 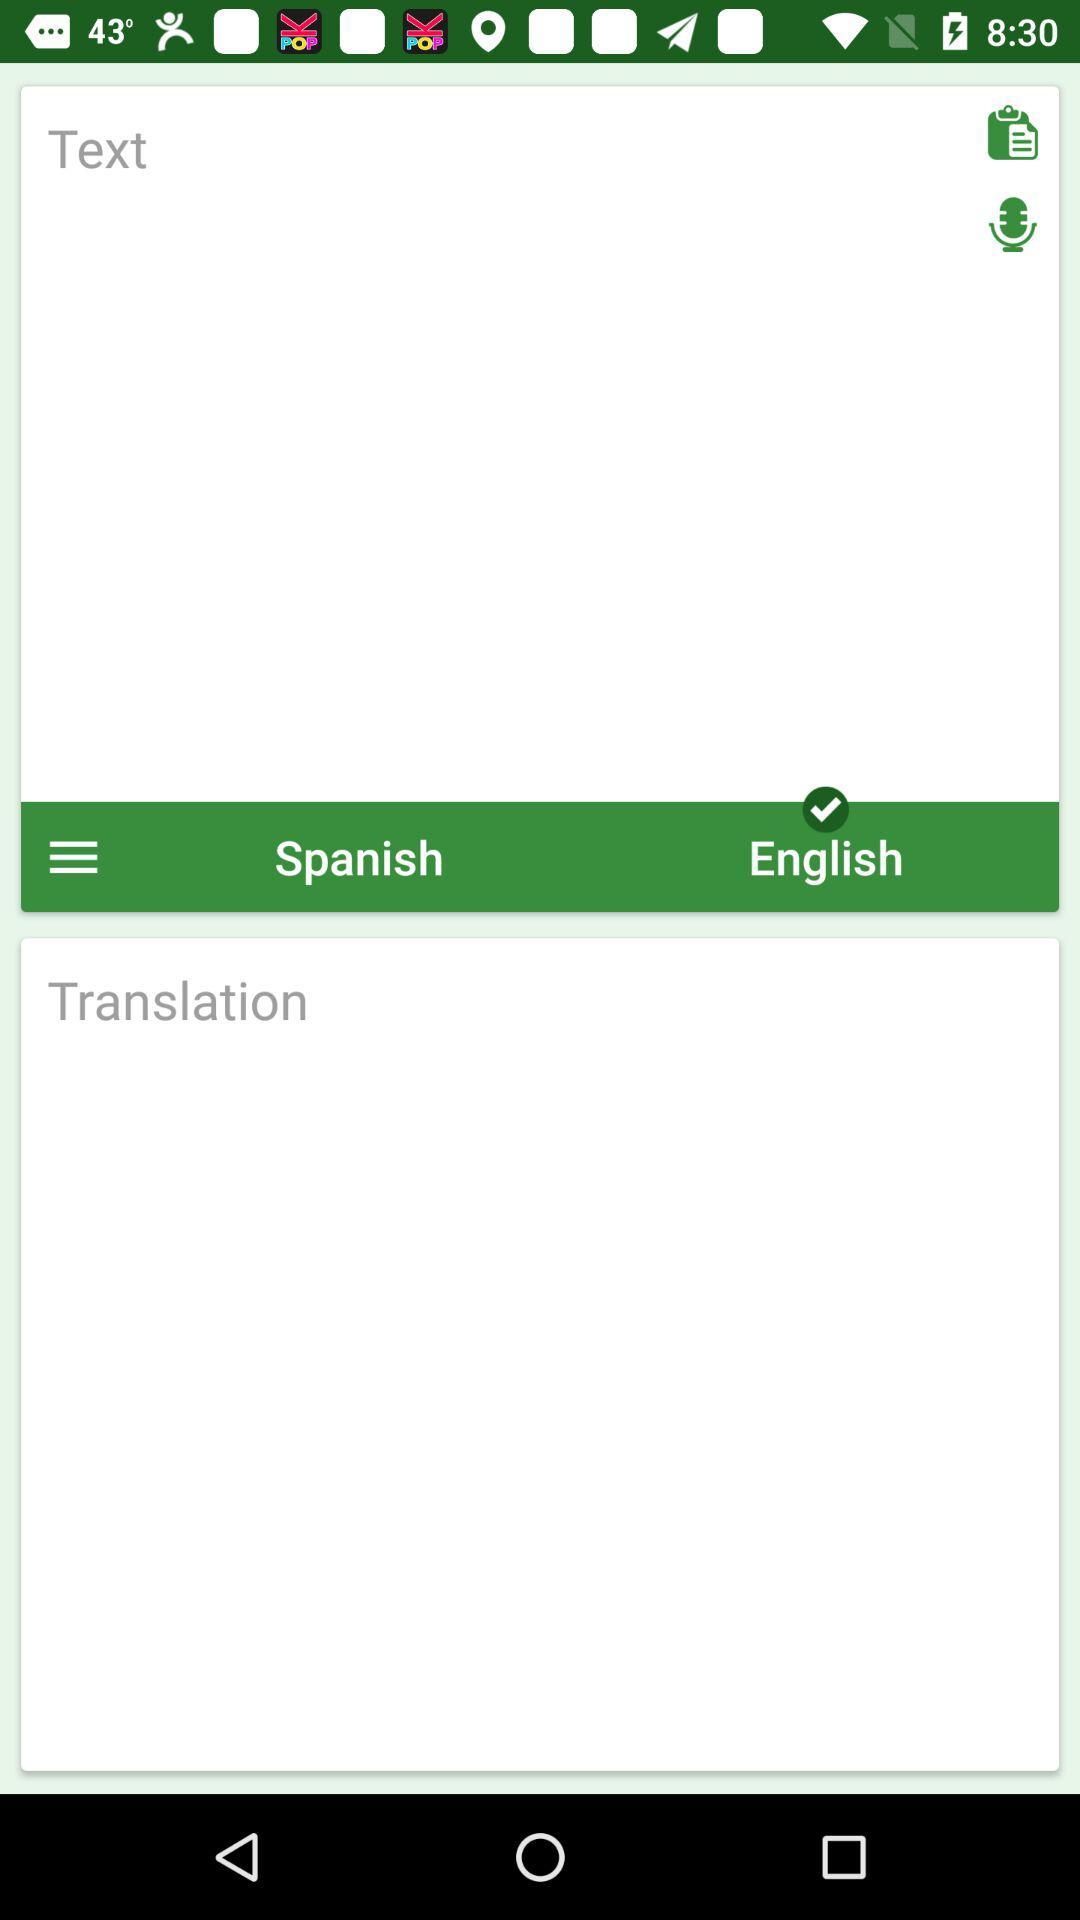 I want to click on input text to translate, so click(x=540, y=443).